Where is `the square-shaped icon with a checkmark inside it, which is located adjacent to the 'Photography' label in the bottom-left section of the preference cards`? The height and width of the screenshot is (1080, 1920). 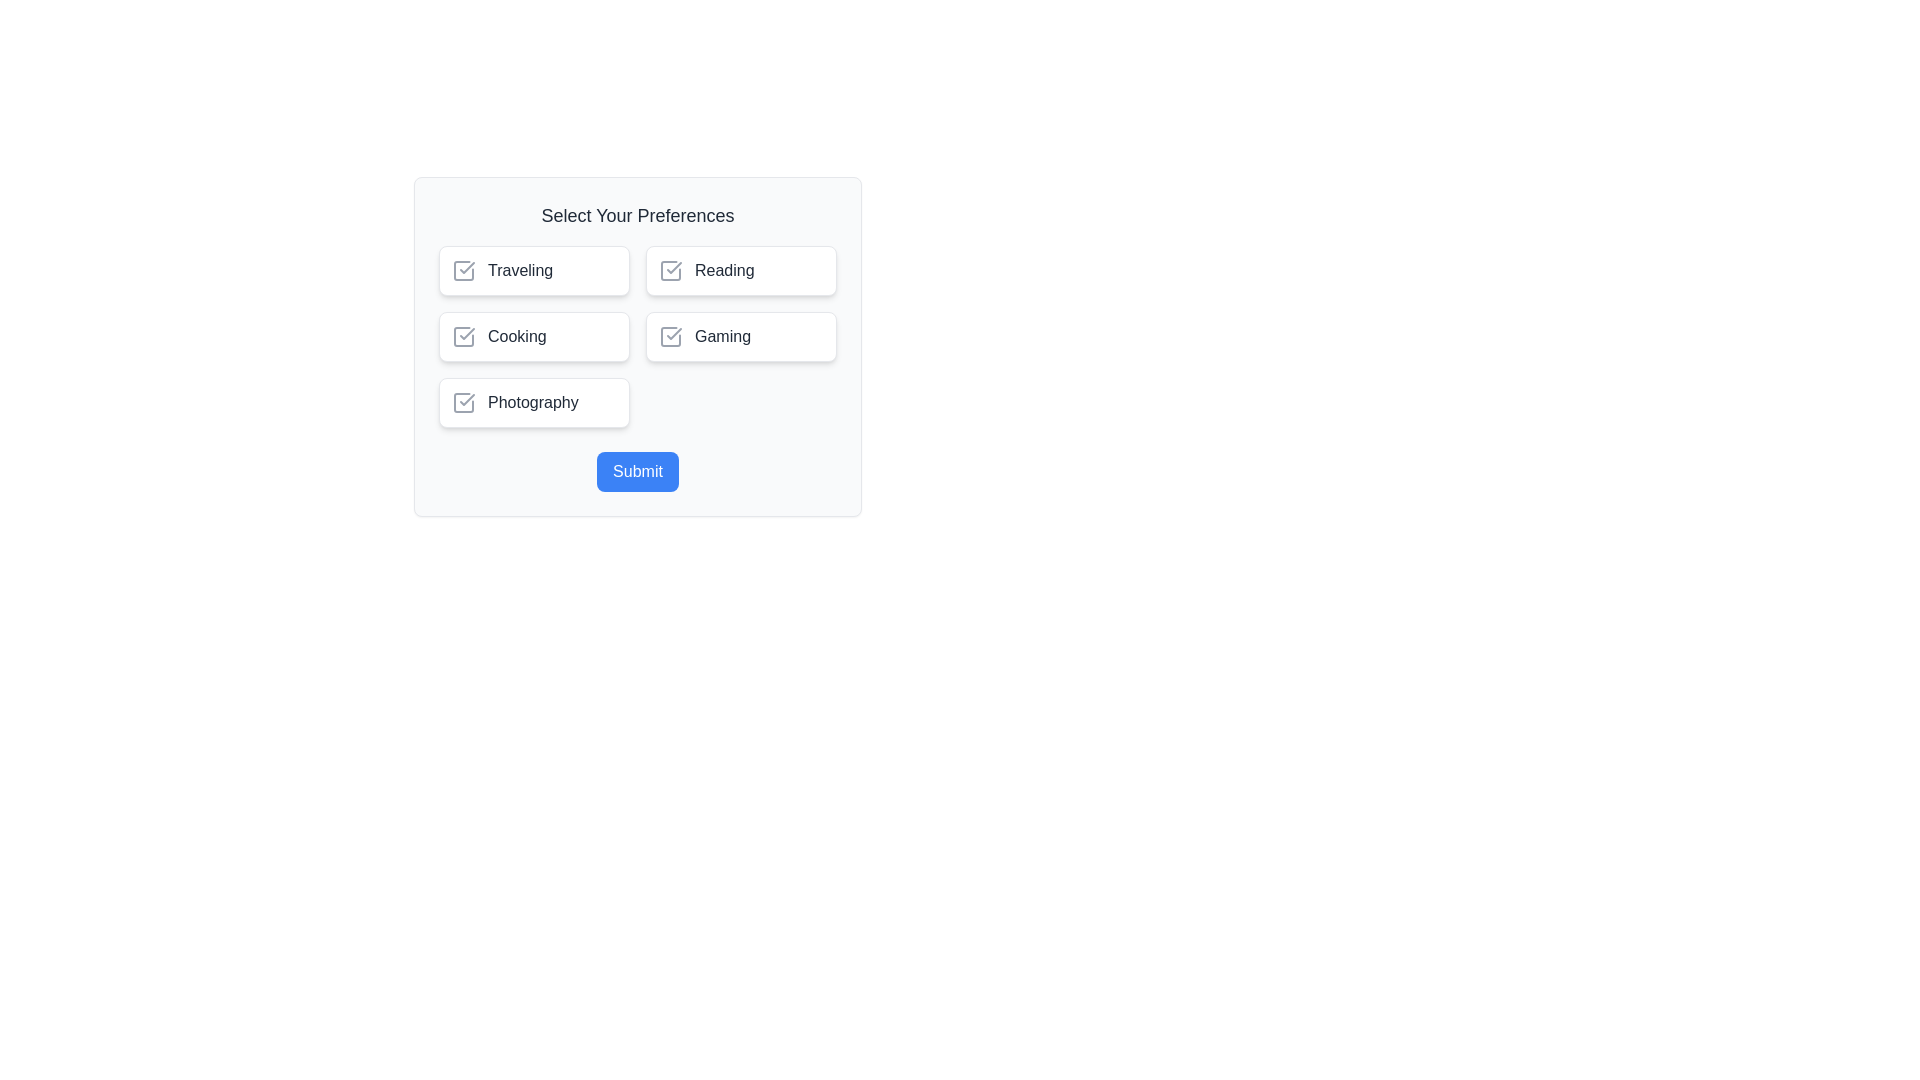
the square-shaped icon with a checkmark inside it, which is located adjacent to the 'Photography' label in the bottom-left section of the preference cards is located at coordinates (463, 402).